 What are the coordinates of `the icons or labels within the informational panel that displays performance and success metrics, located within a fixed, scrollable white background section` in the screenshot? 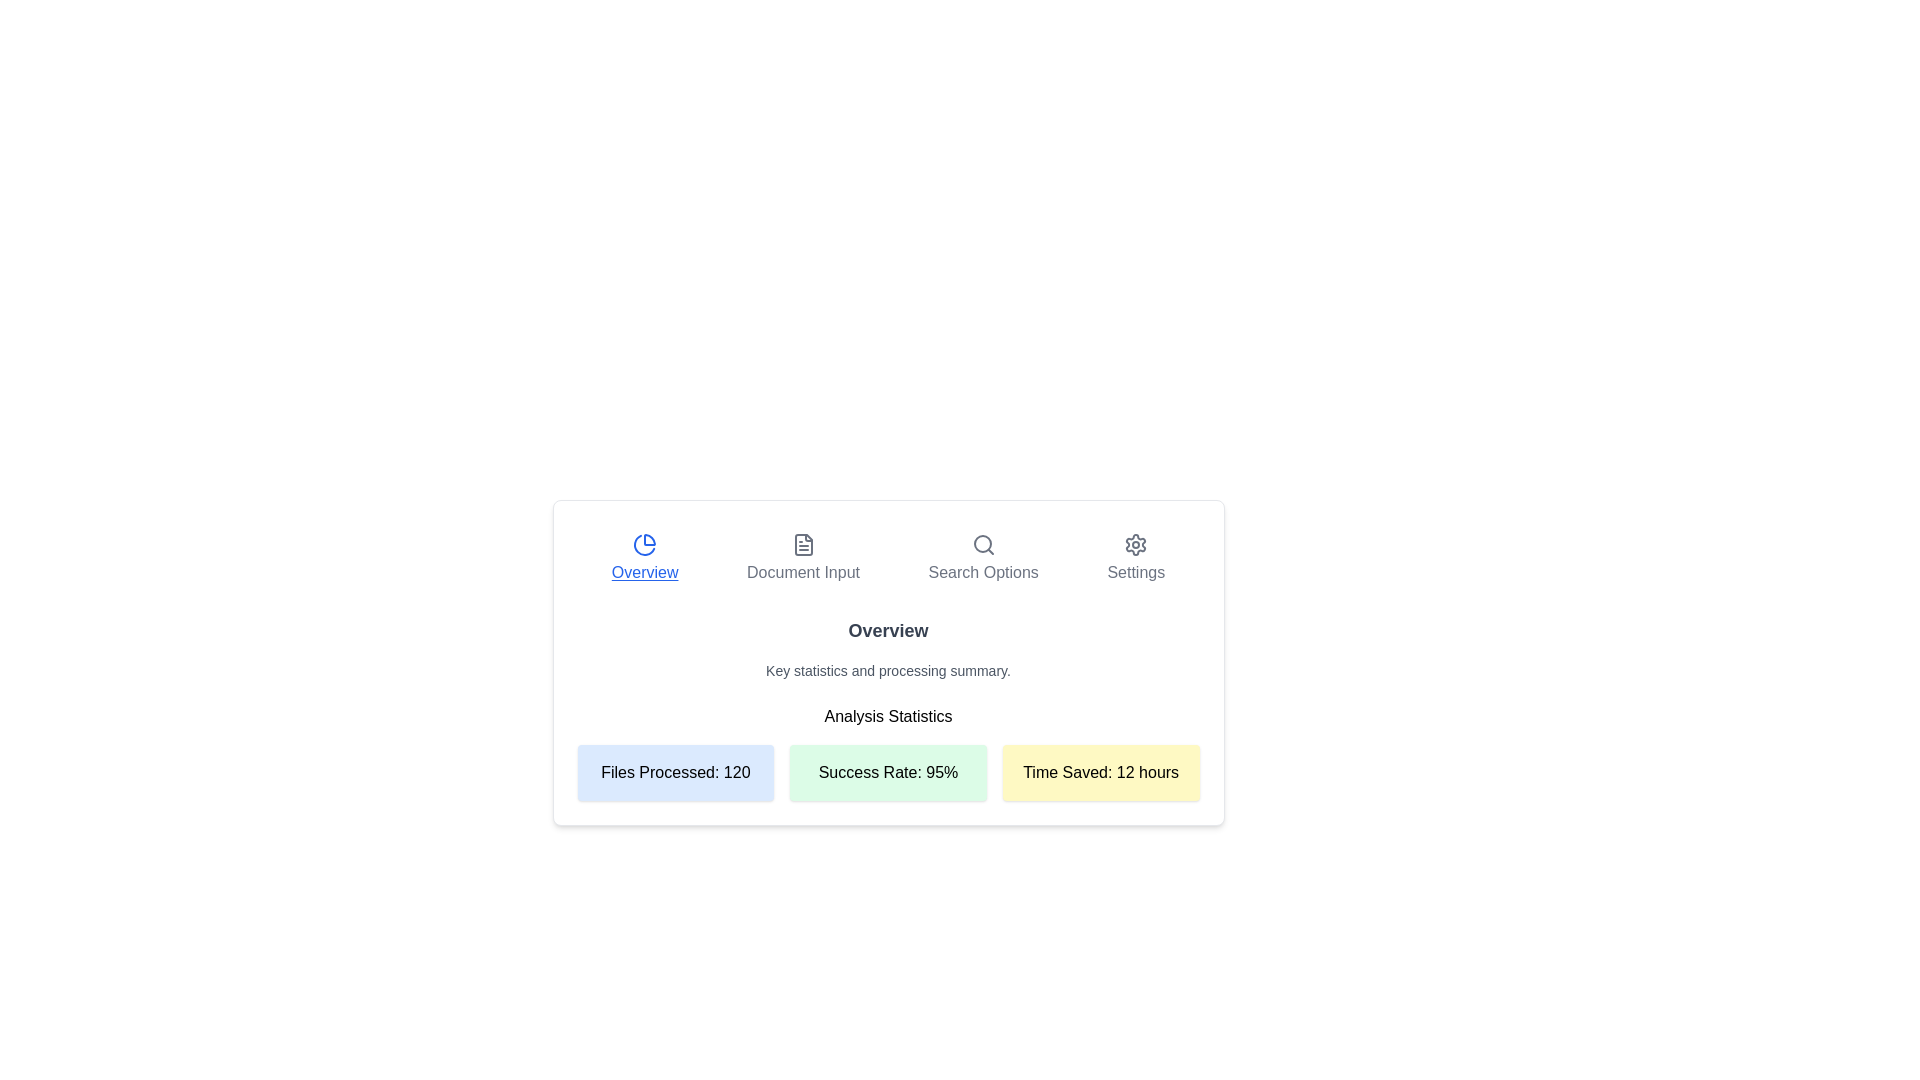 It's located at (887, 636).